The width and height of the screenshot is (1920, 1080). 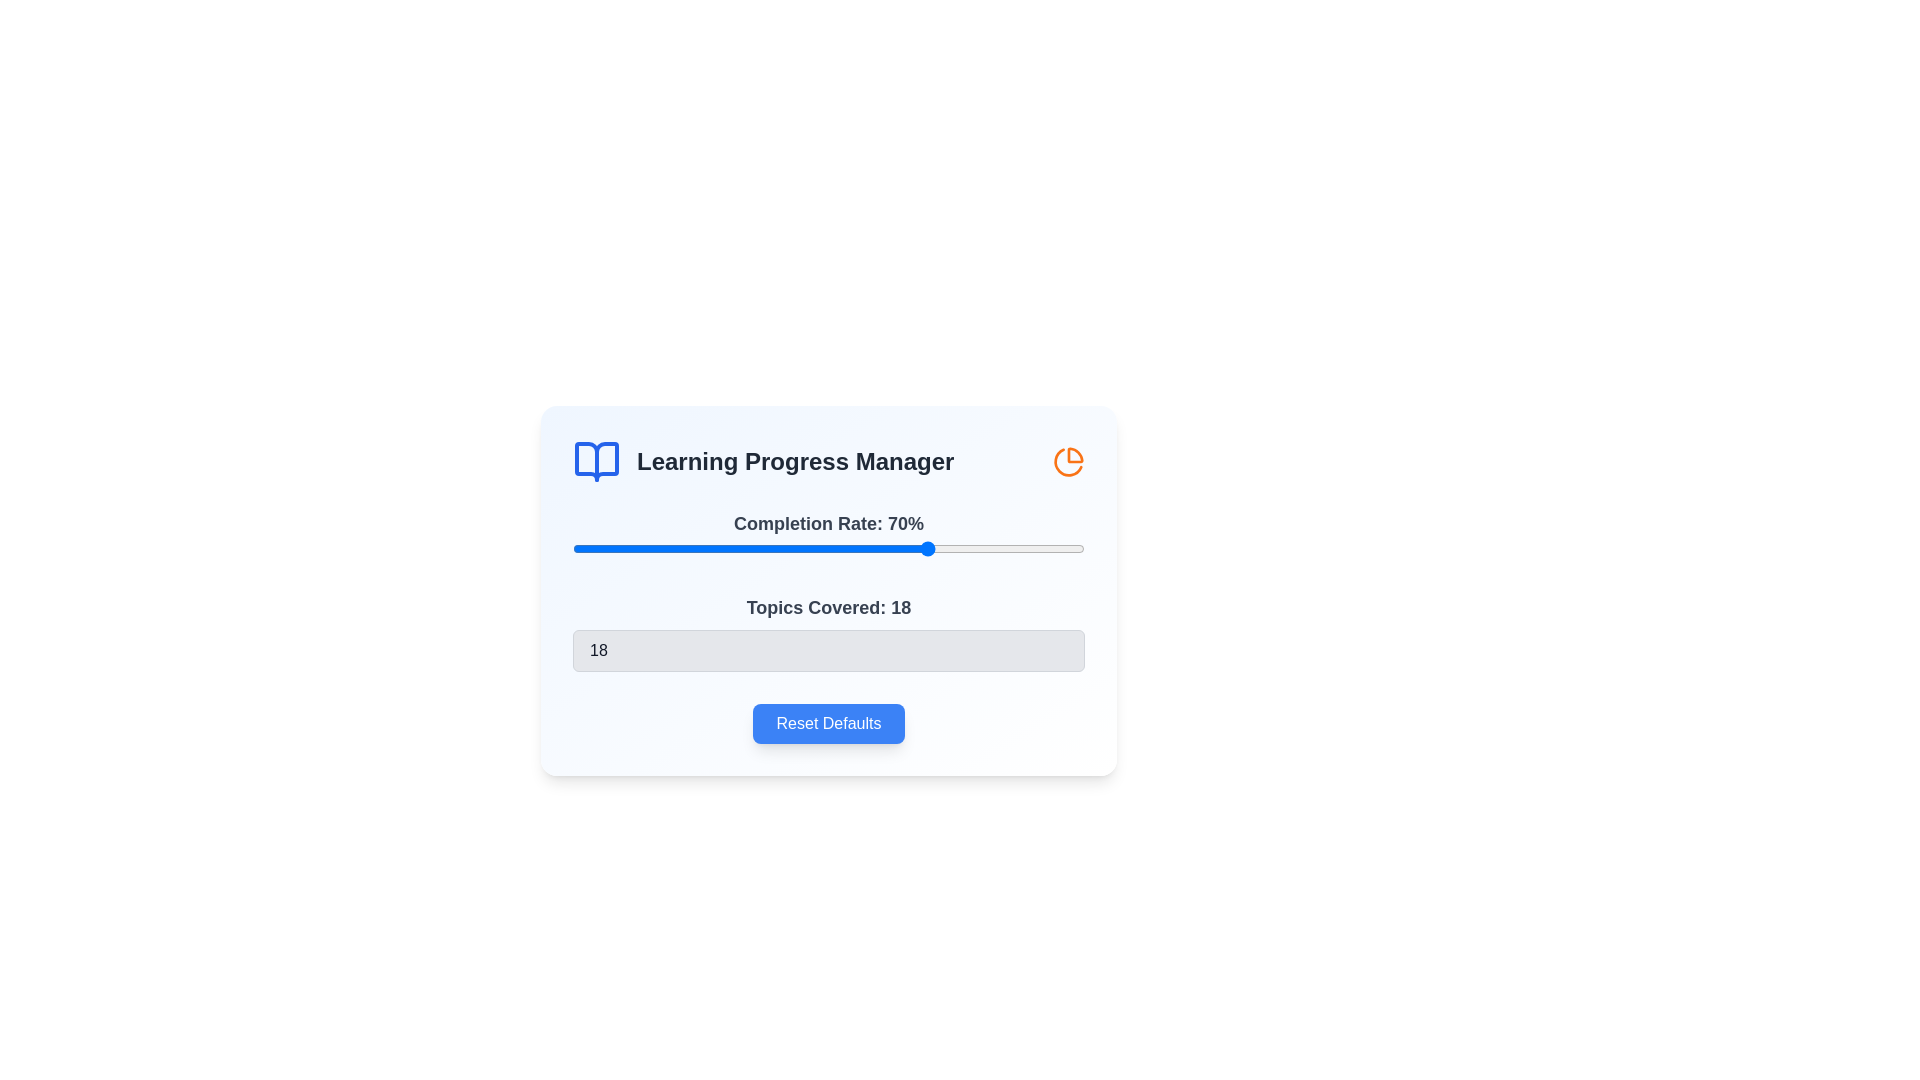 I want to click on the completion rate slider to 7%, so click(x=607, y=548).